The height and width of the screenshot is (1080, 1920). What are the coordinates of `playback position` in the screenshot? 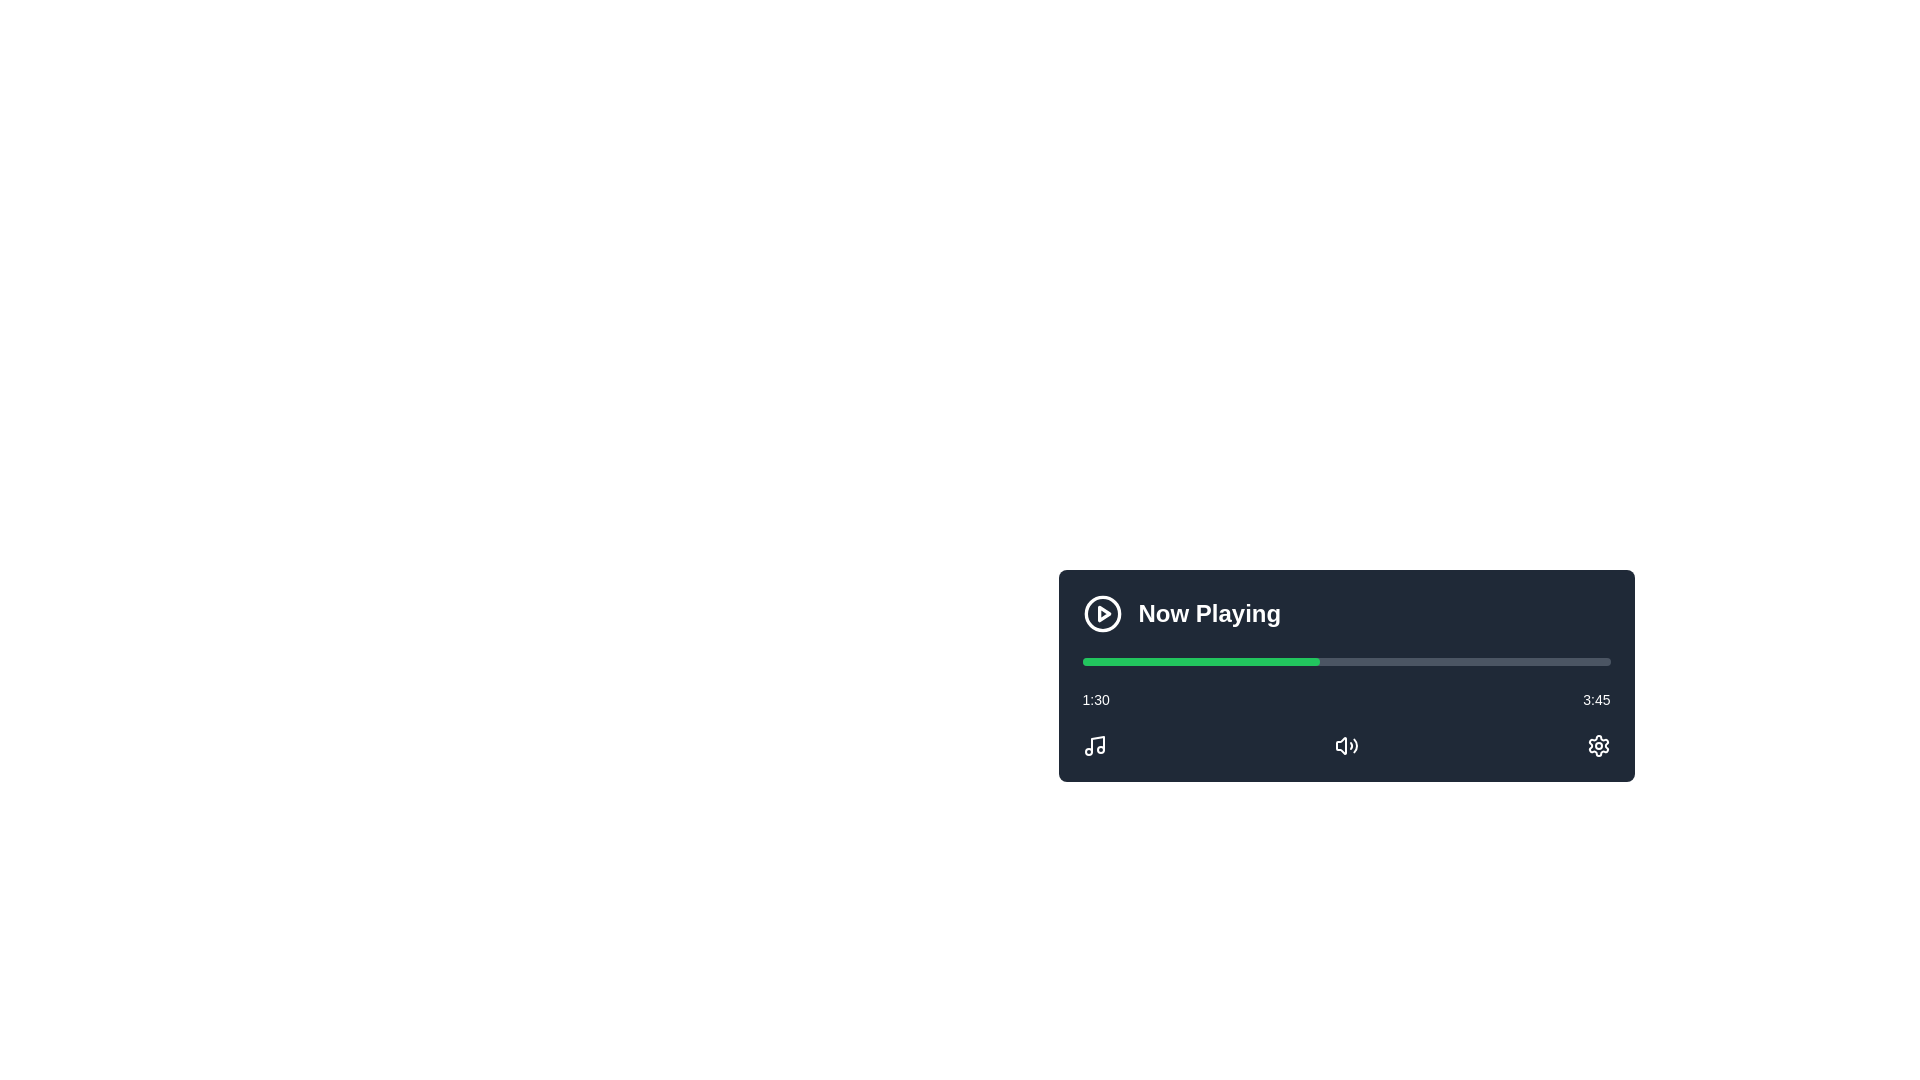 It's located at (1081, 662).